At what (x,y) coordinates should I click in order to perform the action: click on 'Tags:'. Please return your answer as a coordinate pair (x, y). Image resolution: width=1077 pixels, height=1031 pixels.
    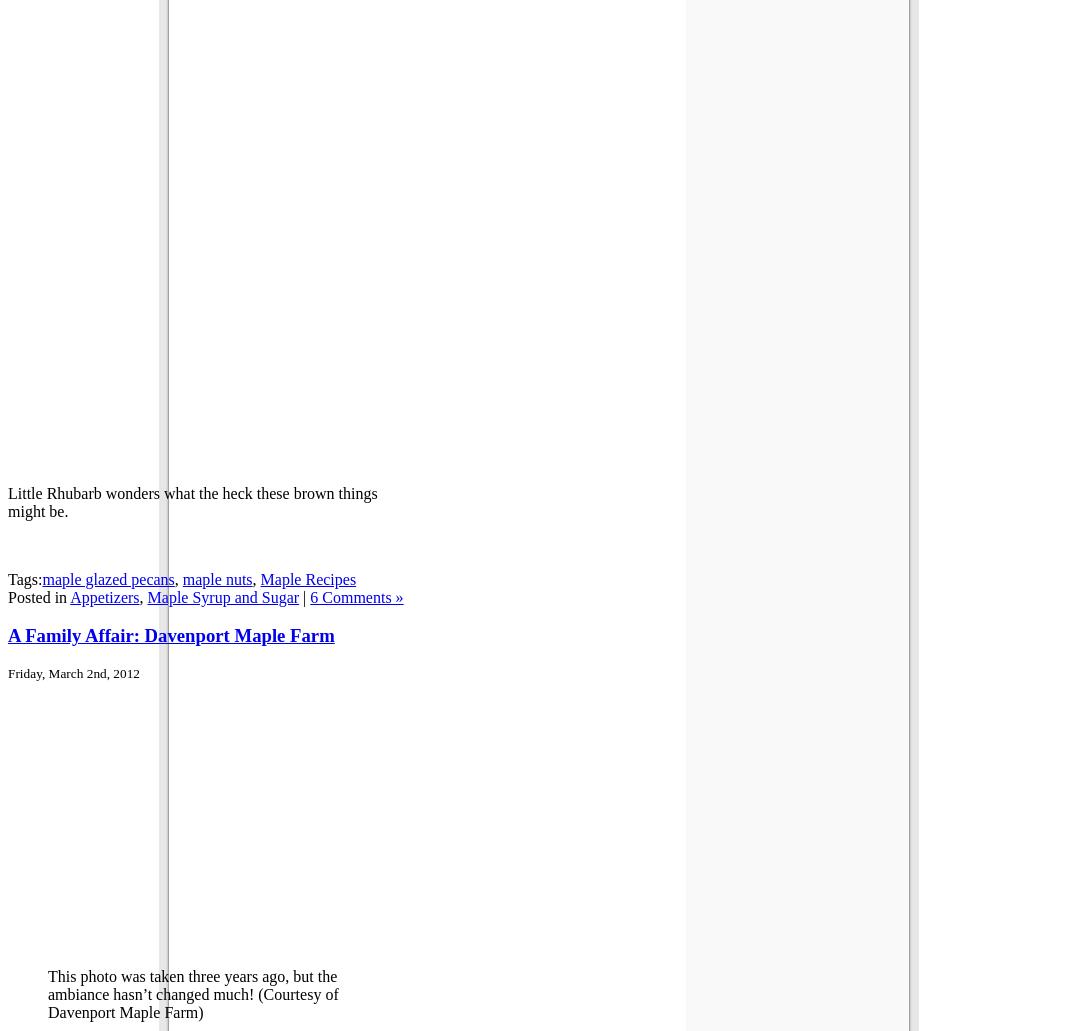
    Looking at the image, I should click on (23, 577).